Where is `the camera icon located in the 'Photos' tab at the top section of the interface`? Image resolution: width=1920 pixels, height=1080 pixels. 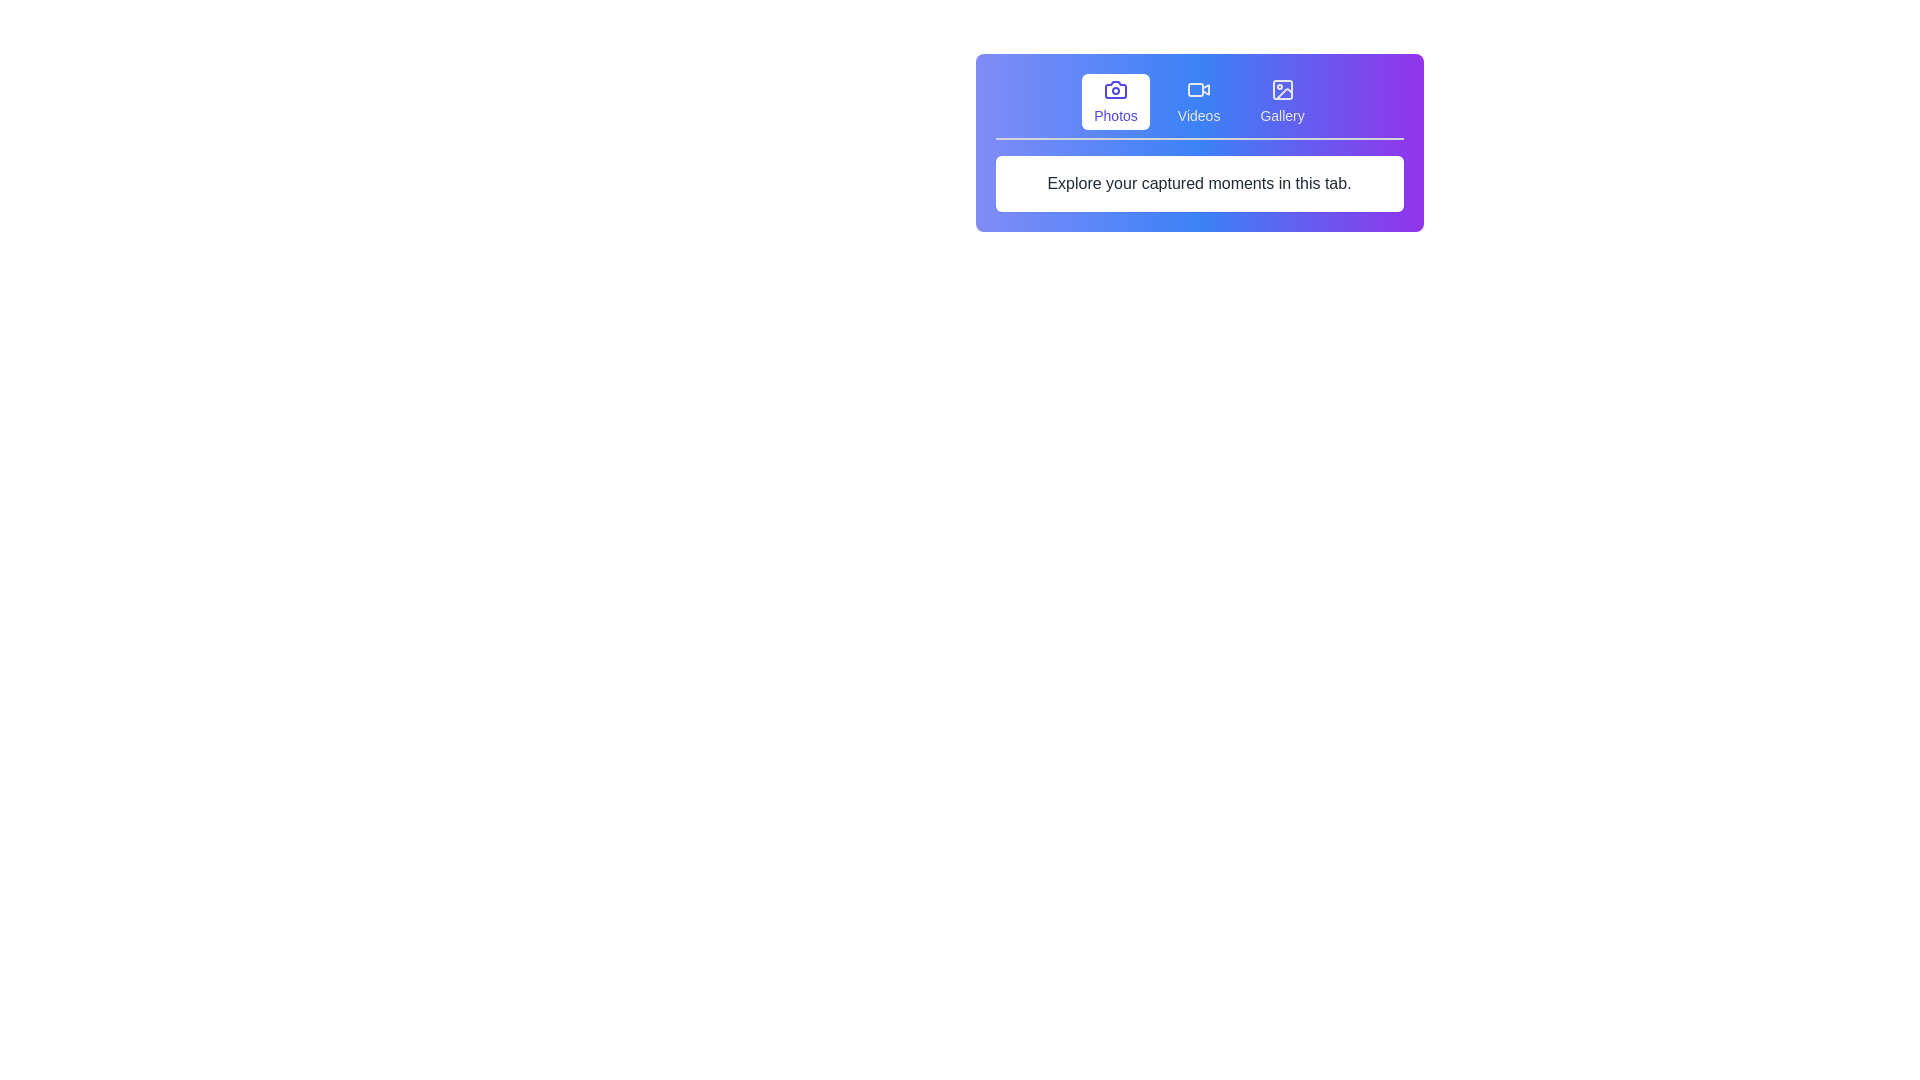
the camera icon located in the 'Photos' tab at the top section of the interface is located at coordinates (1115, 88).